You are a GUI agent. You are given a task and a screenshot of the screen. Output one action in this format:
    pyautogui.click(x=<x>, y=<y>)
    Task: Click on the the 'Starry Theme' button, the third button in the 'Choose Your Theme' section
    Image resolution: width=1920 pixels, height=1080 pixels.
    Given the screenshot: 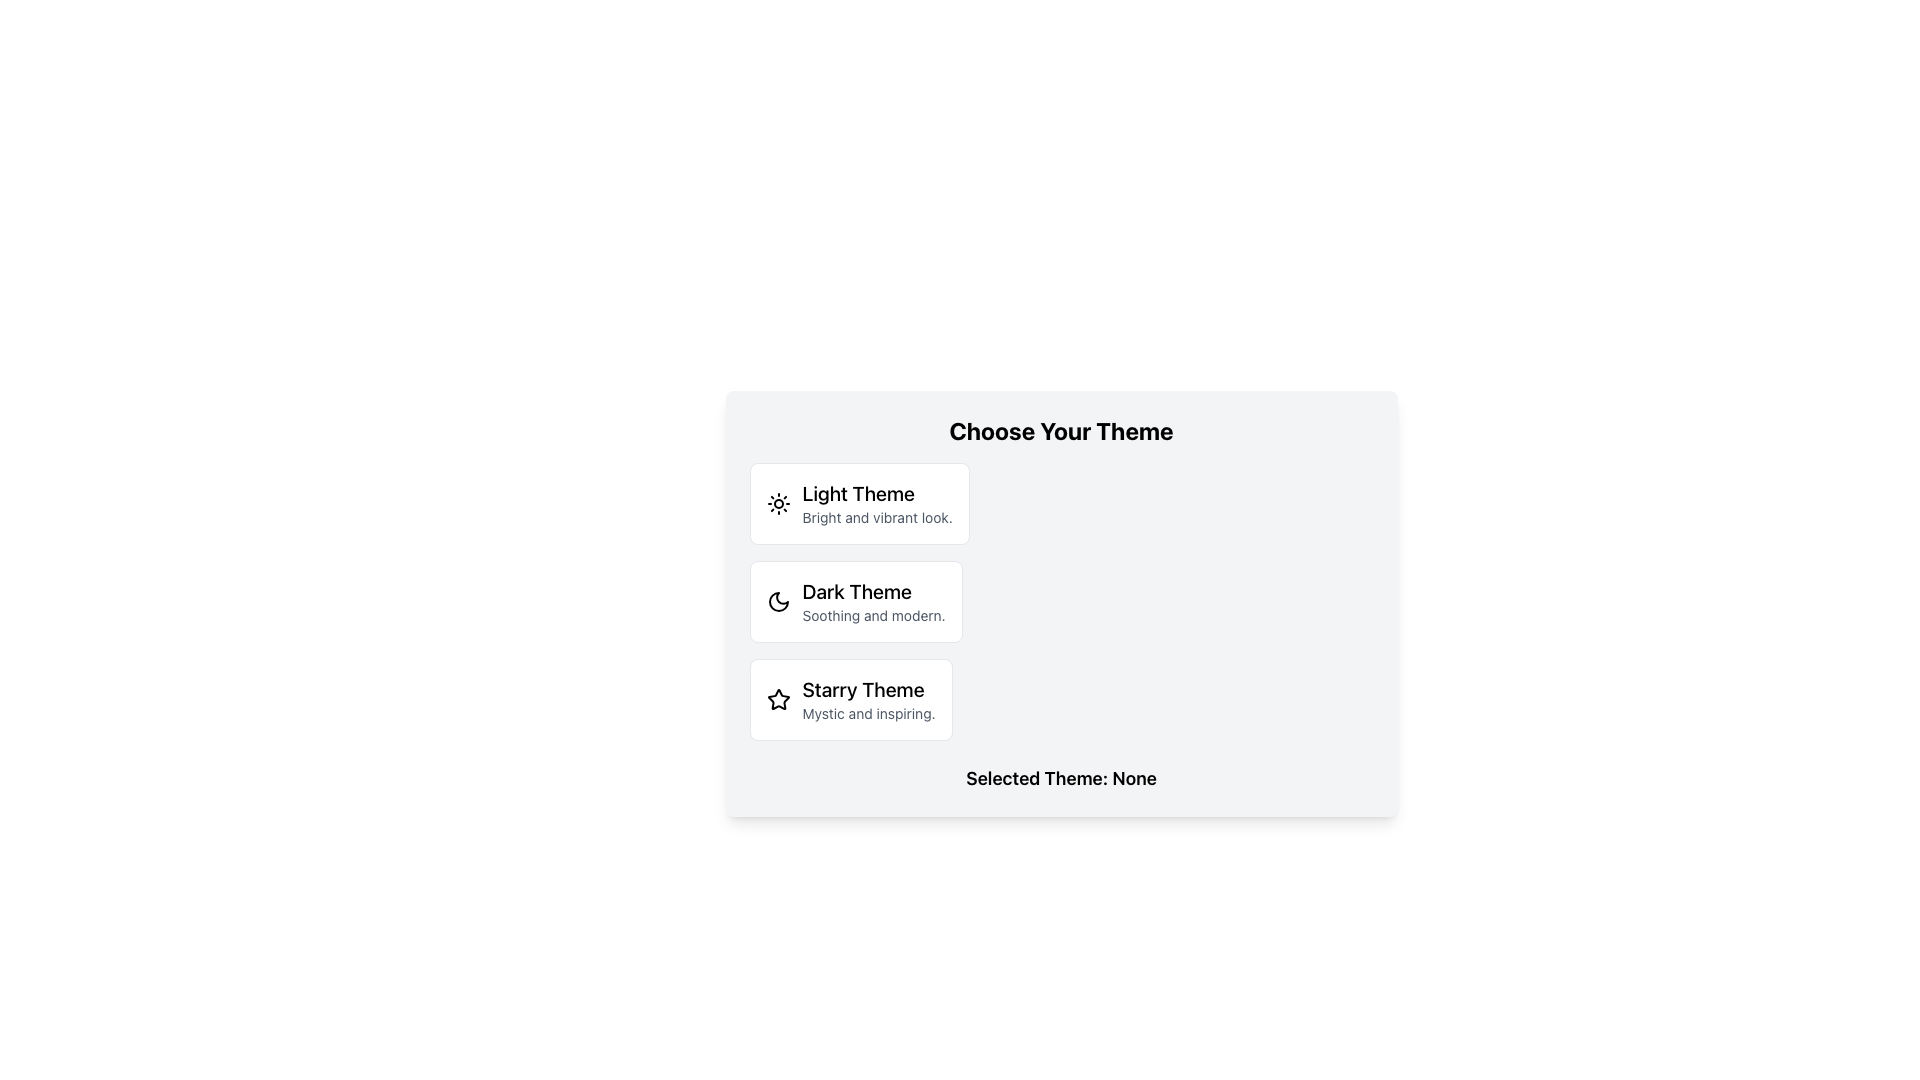 What is the action you would take?
    pyautogui.click(x=851, y=698)
    